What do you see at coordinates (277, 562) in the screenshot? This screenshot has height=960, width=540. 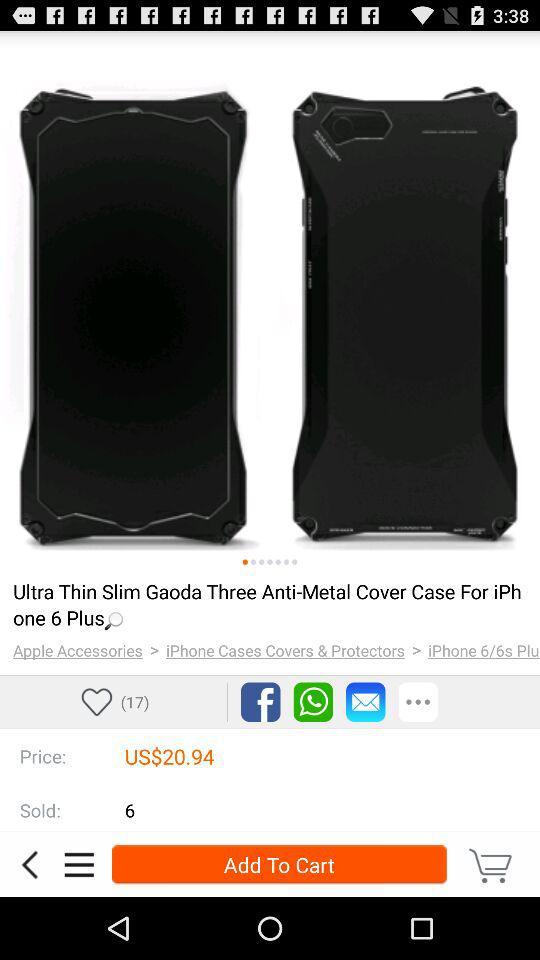 I see `open fifth image` at bounding box center [277, 562].